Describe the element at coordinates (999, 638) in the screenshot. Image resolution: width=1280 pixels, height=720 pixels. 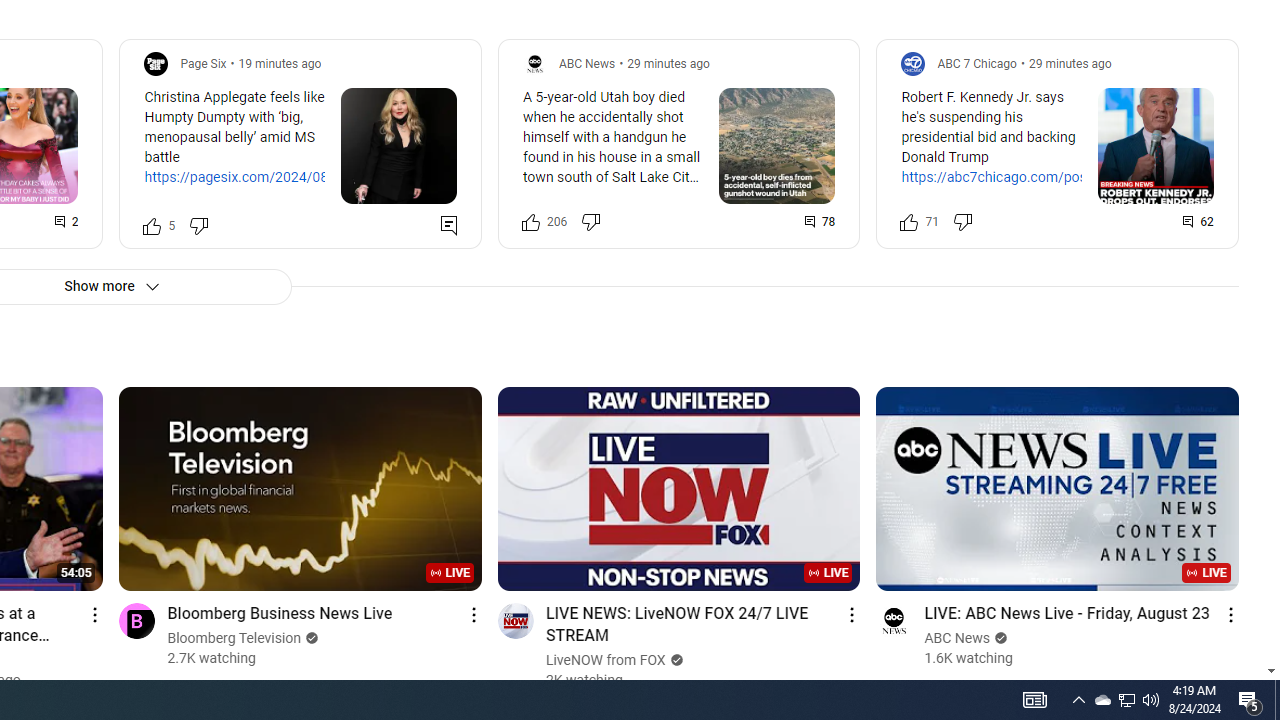
I see `'Verified'` at that location.